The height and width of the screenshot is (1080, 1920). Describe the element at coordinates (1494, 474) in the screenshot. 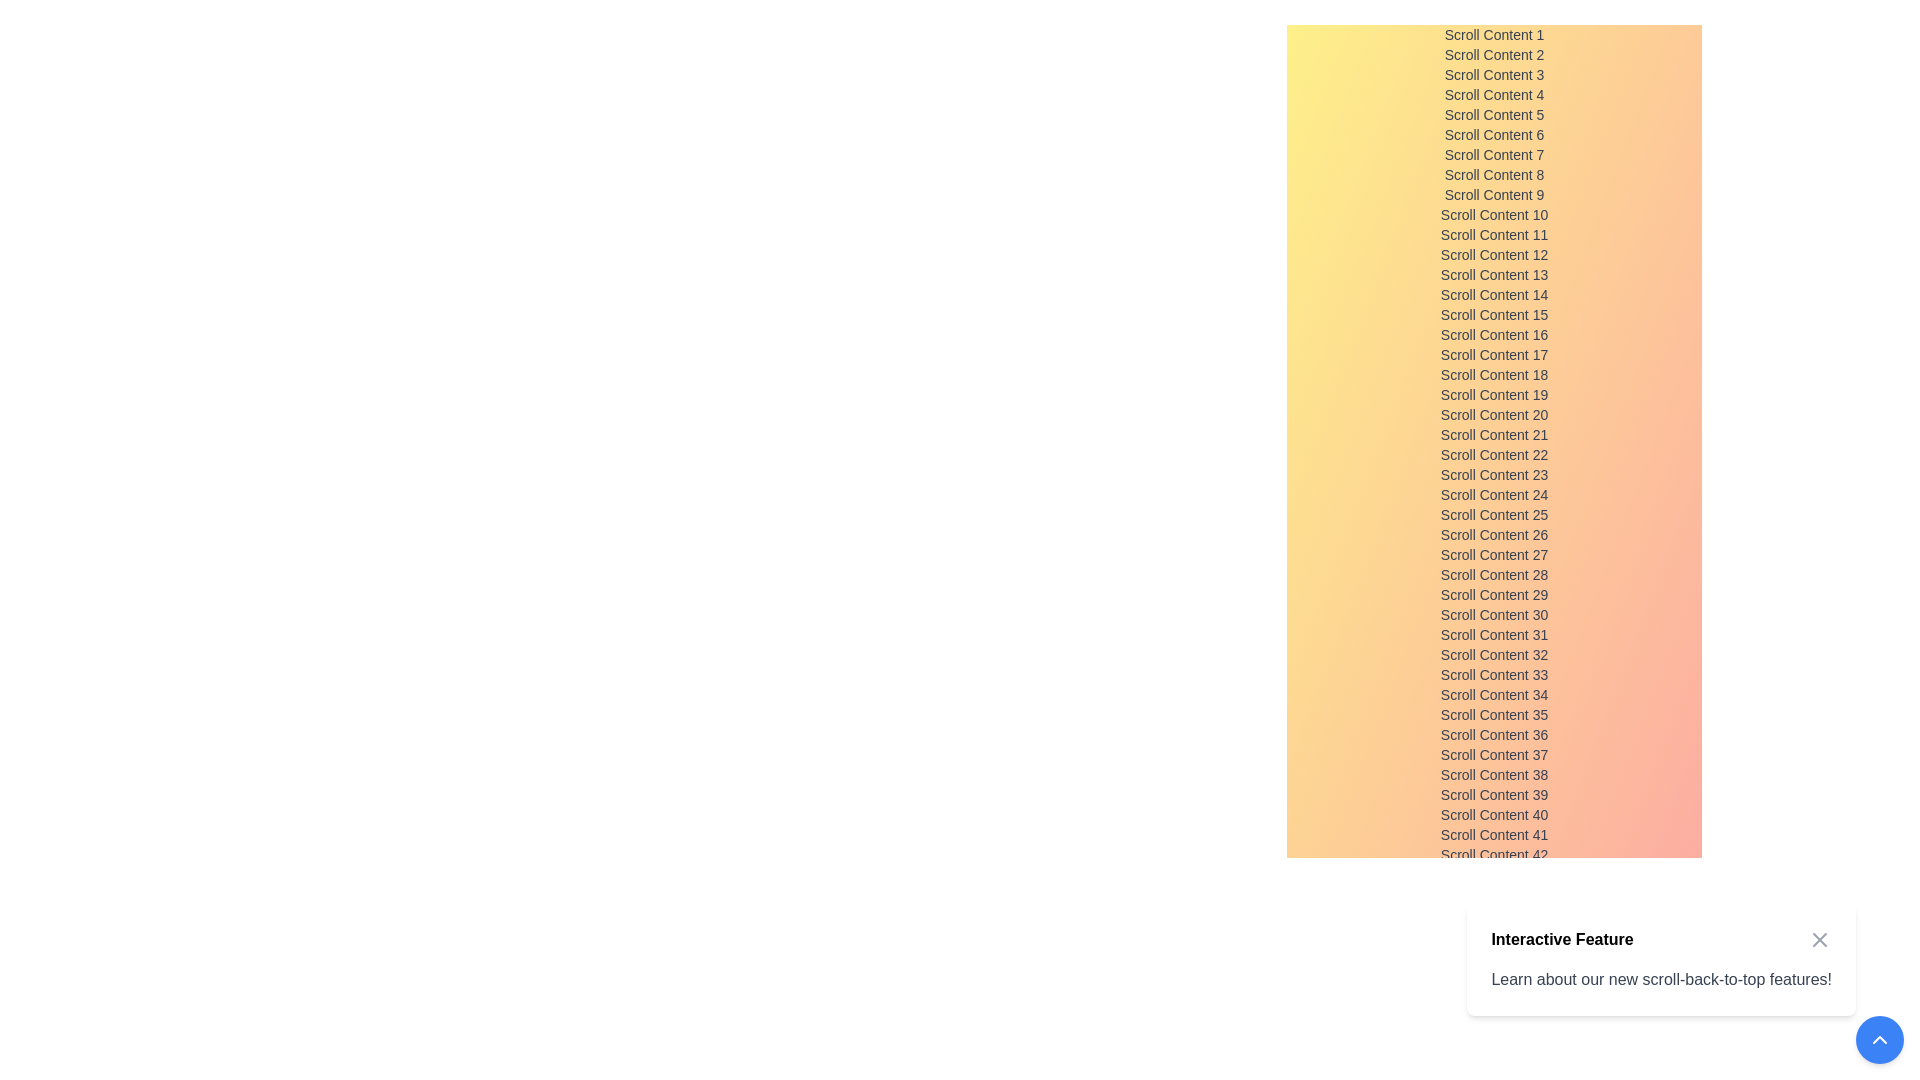

I see `the text label displaying 'Scroll Content 23', which is the 23rd item in a vertical scrollable list` at that location.